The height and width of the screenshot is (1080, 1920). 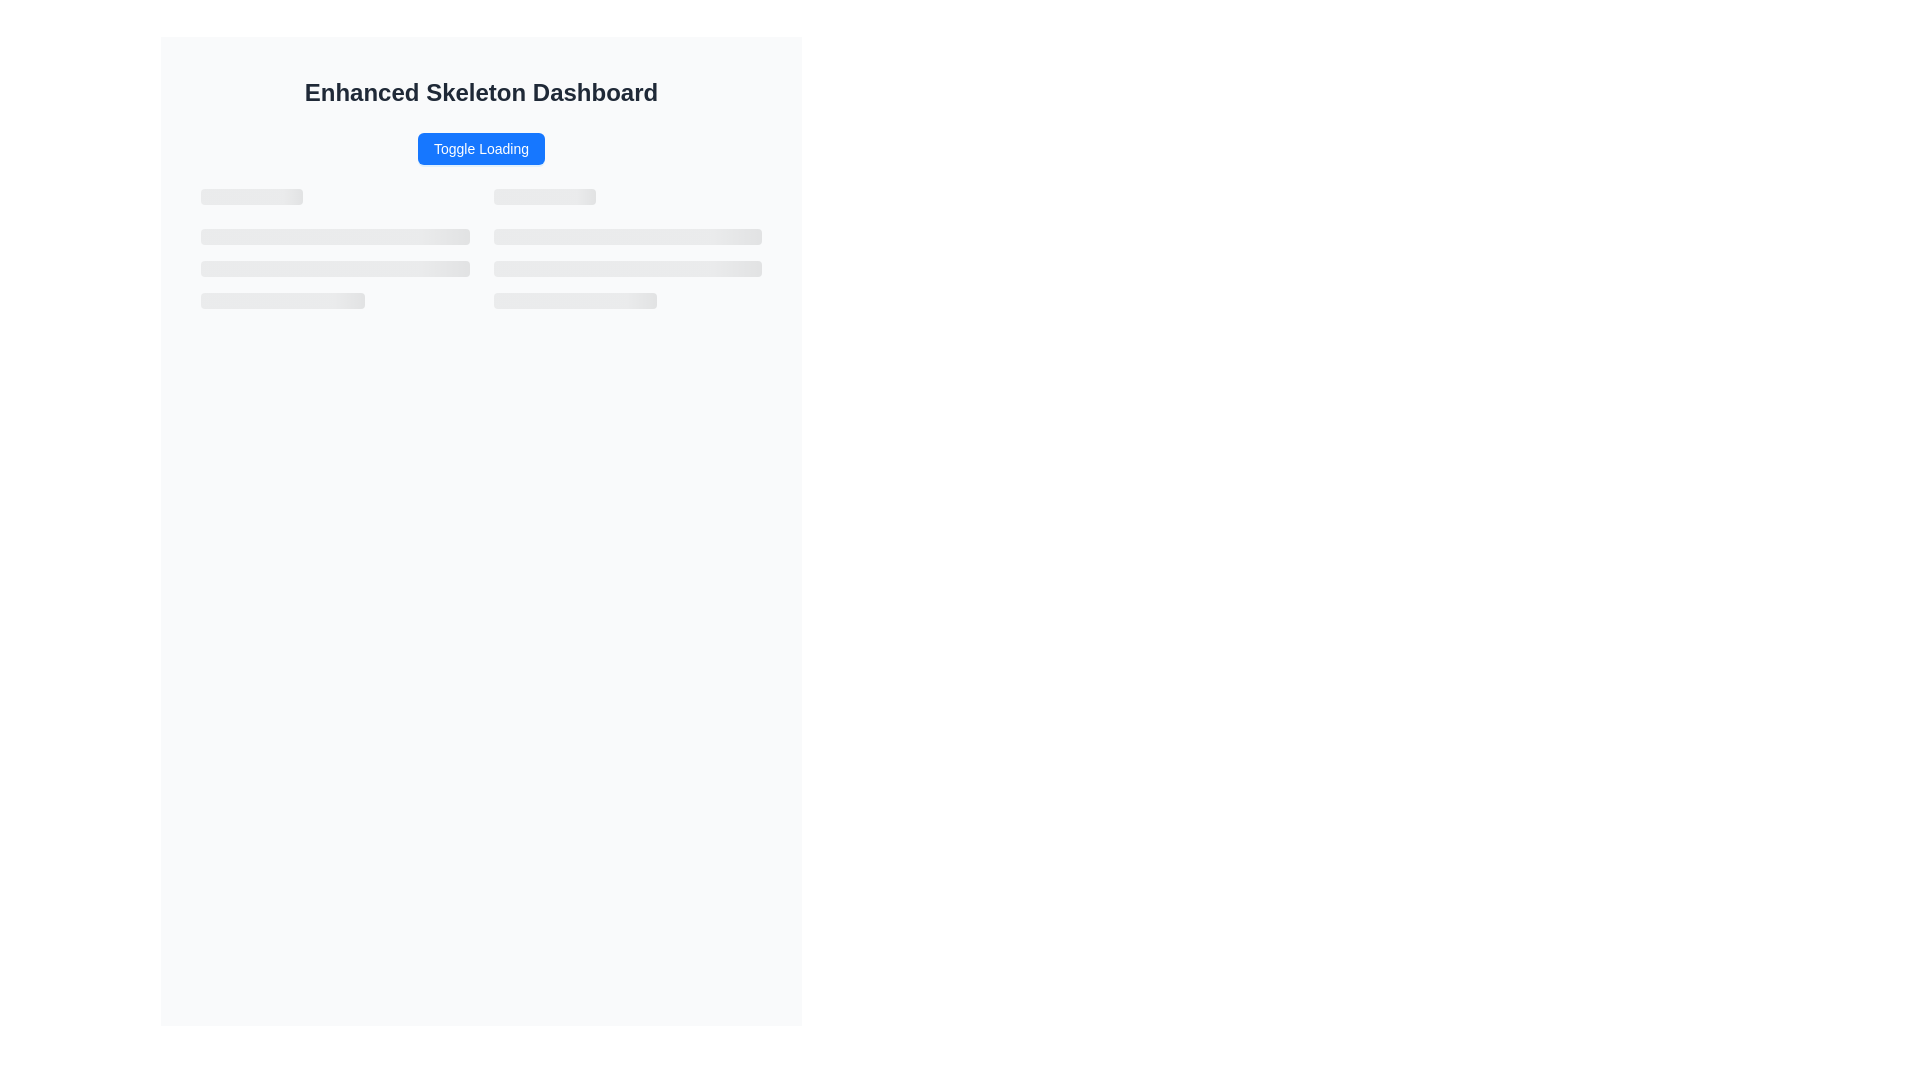 What do you see at coordinates (481, 148) in the screenshot?
I see `the 'Toggle Loading' button, which is visually centered beneath the title 'Enhanced Skeleton Dashboard' and has a bright blue background with bold white text` at bounding box center [481, 148].